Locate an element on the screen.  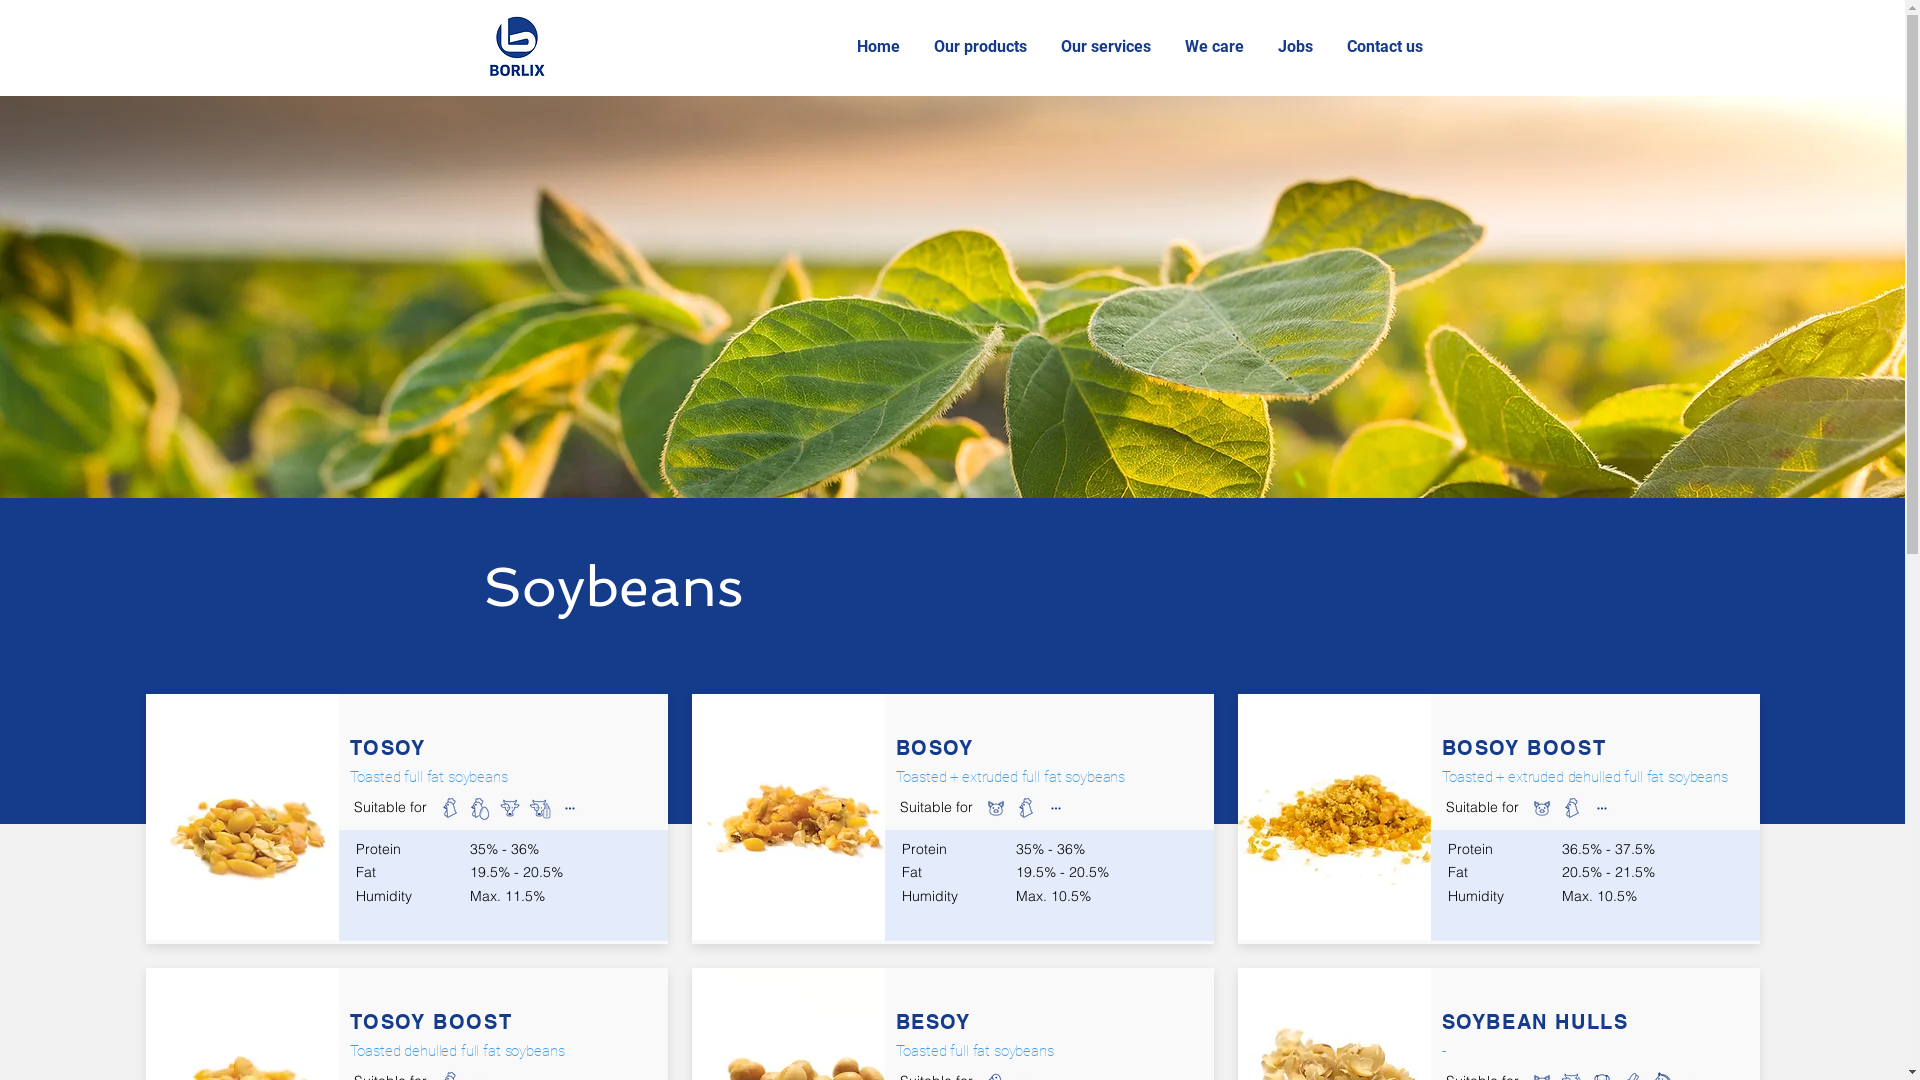
'Dairy cows' is located at coordinates (1083, 805).